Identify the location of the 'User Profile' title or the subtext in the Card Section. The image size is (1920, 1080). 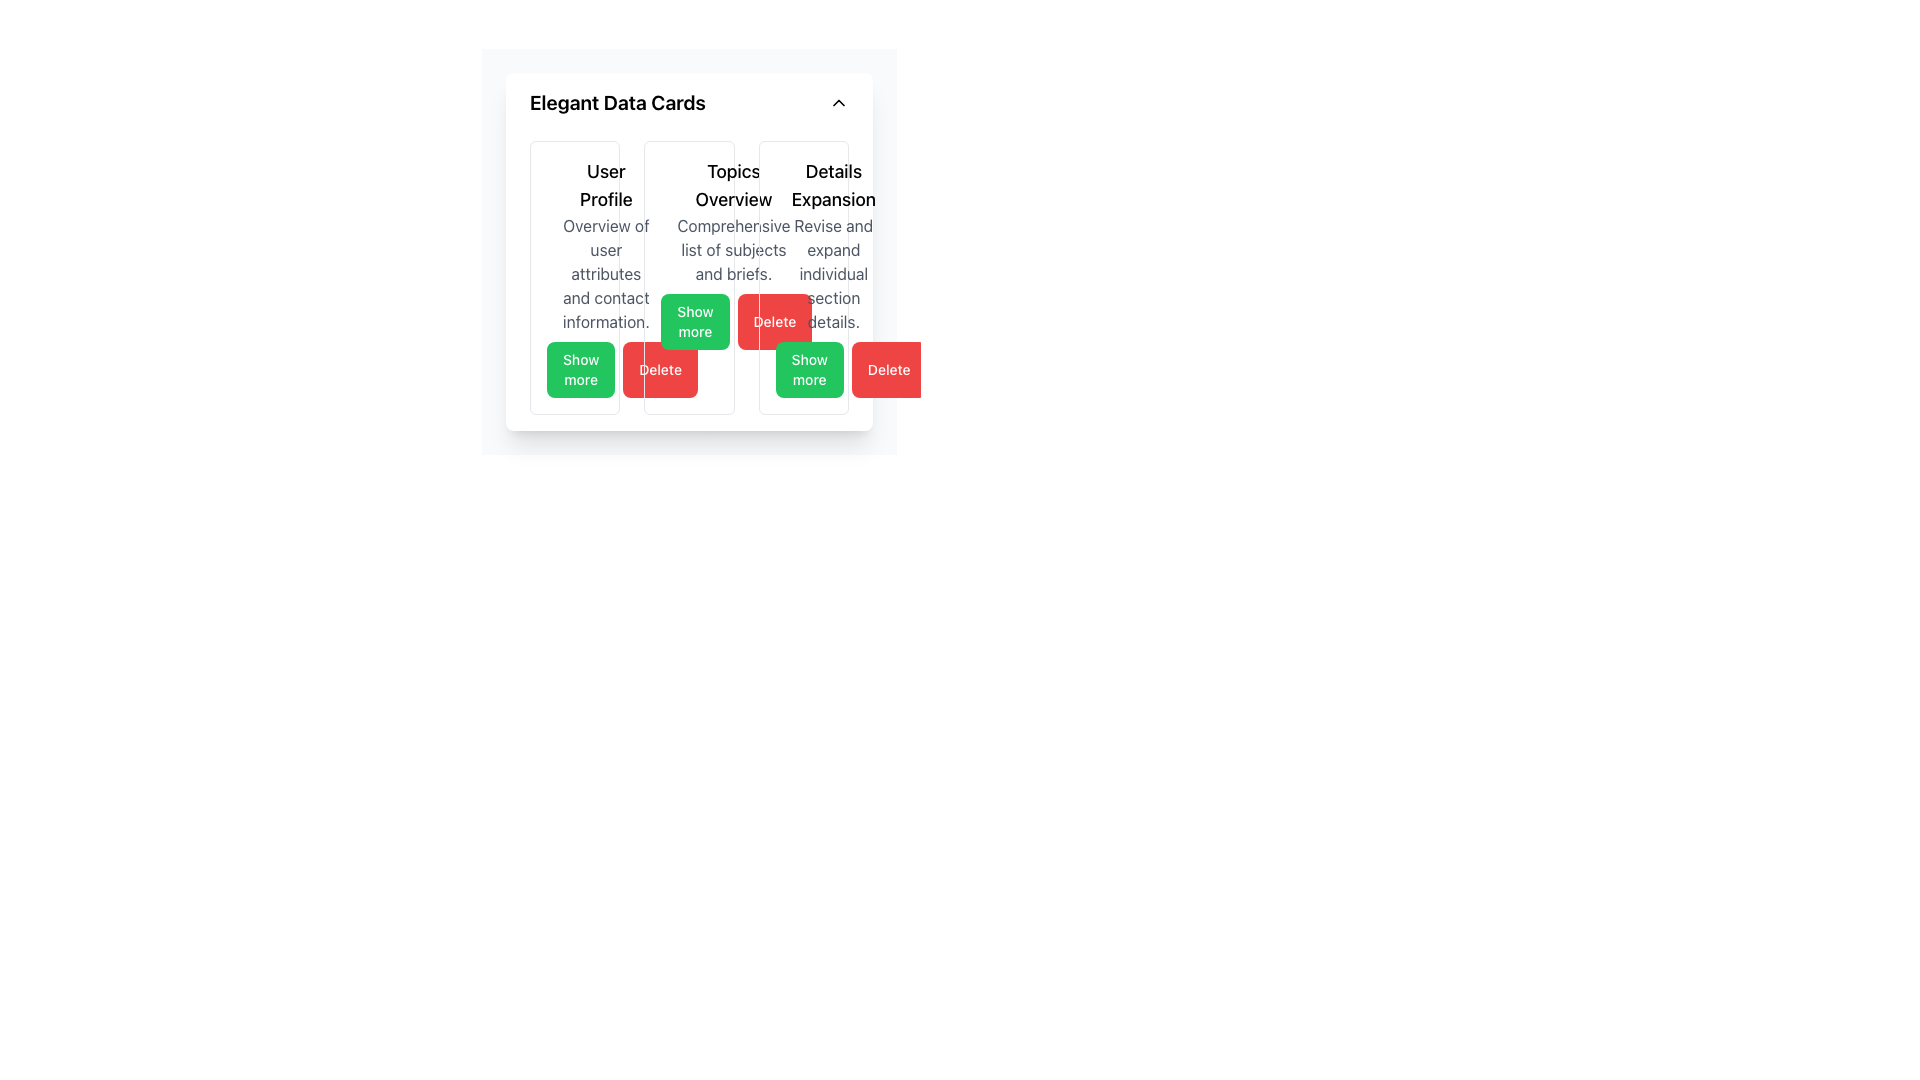
(574, 245).